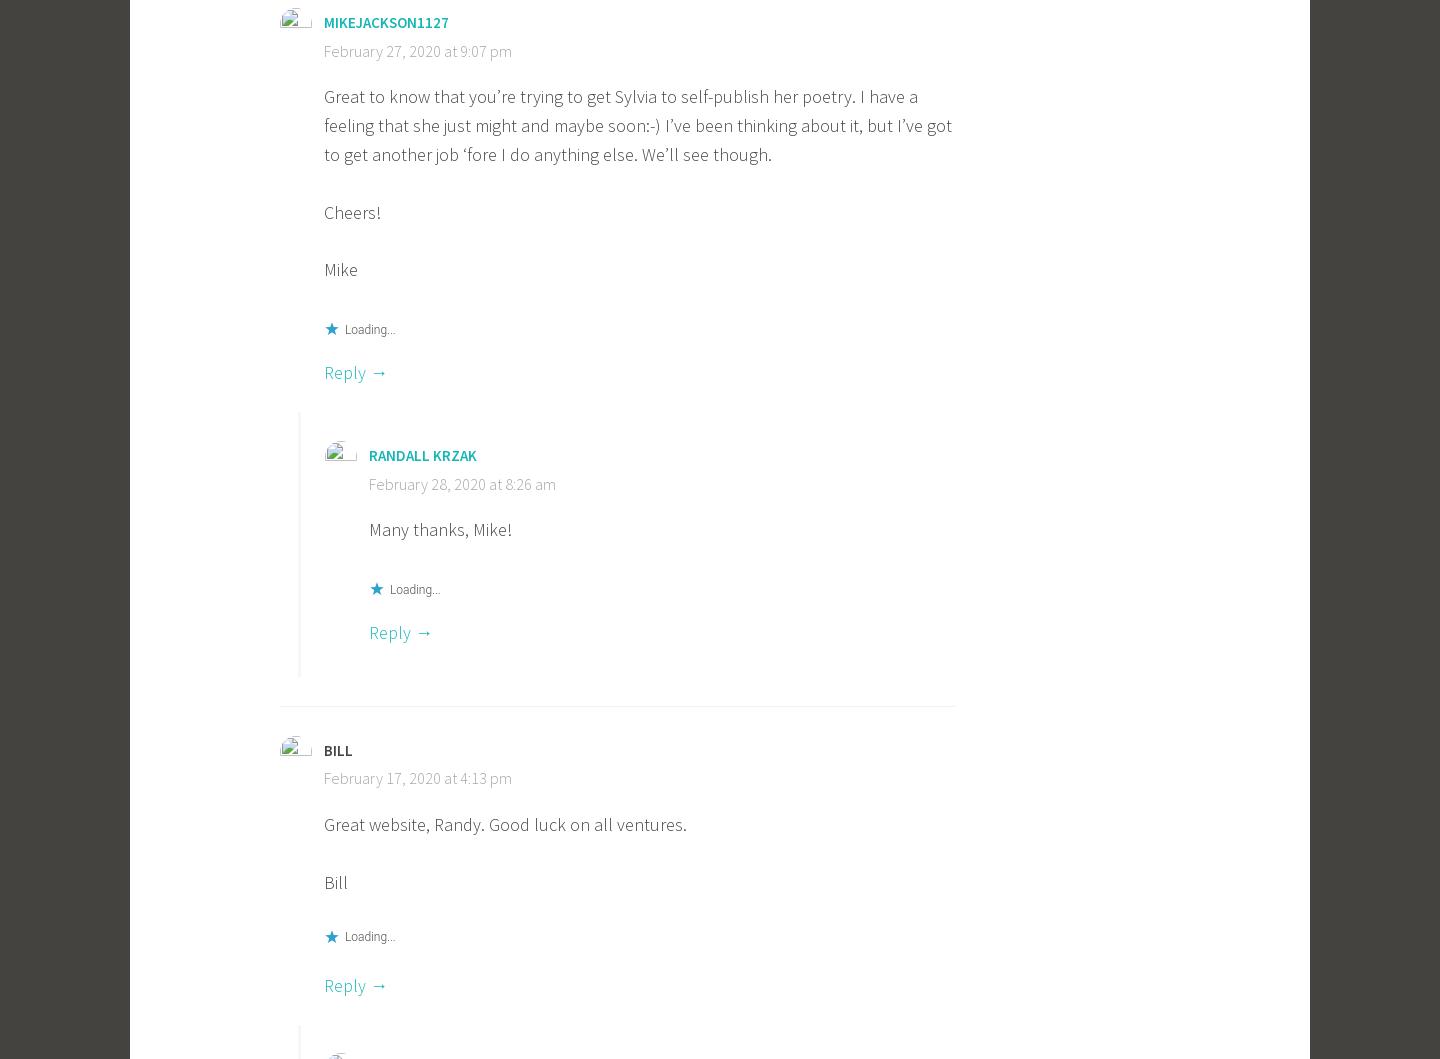 This screenshot has height=1059, width=1440. Describe the element at coordinates (417, 777) in the screenshot. I see `'February 17, 2020 at 4:13 pm'` at that location.